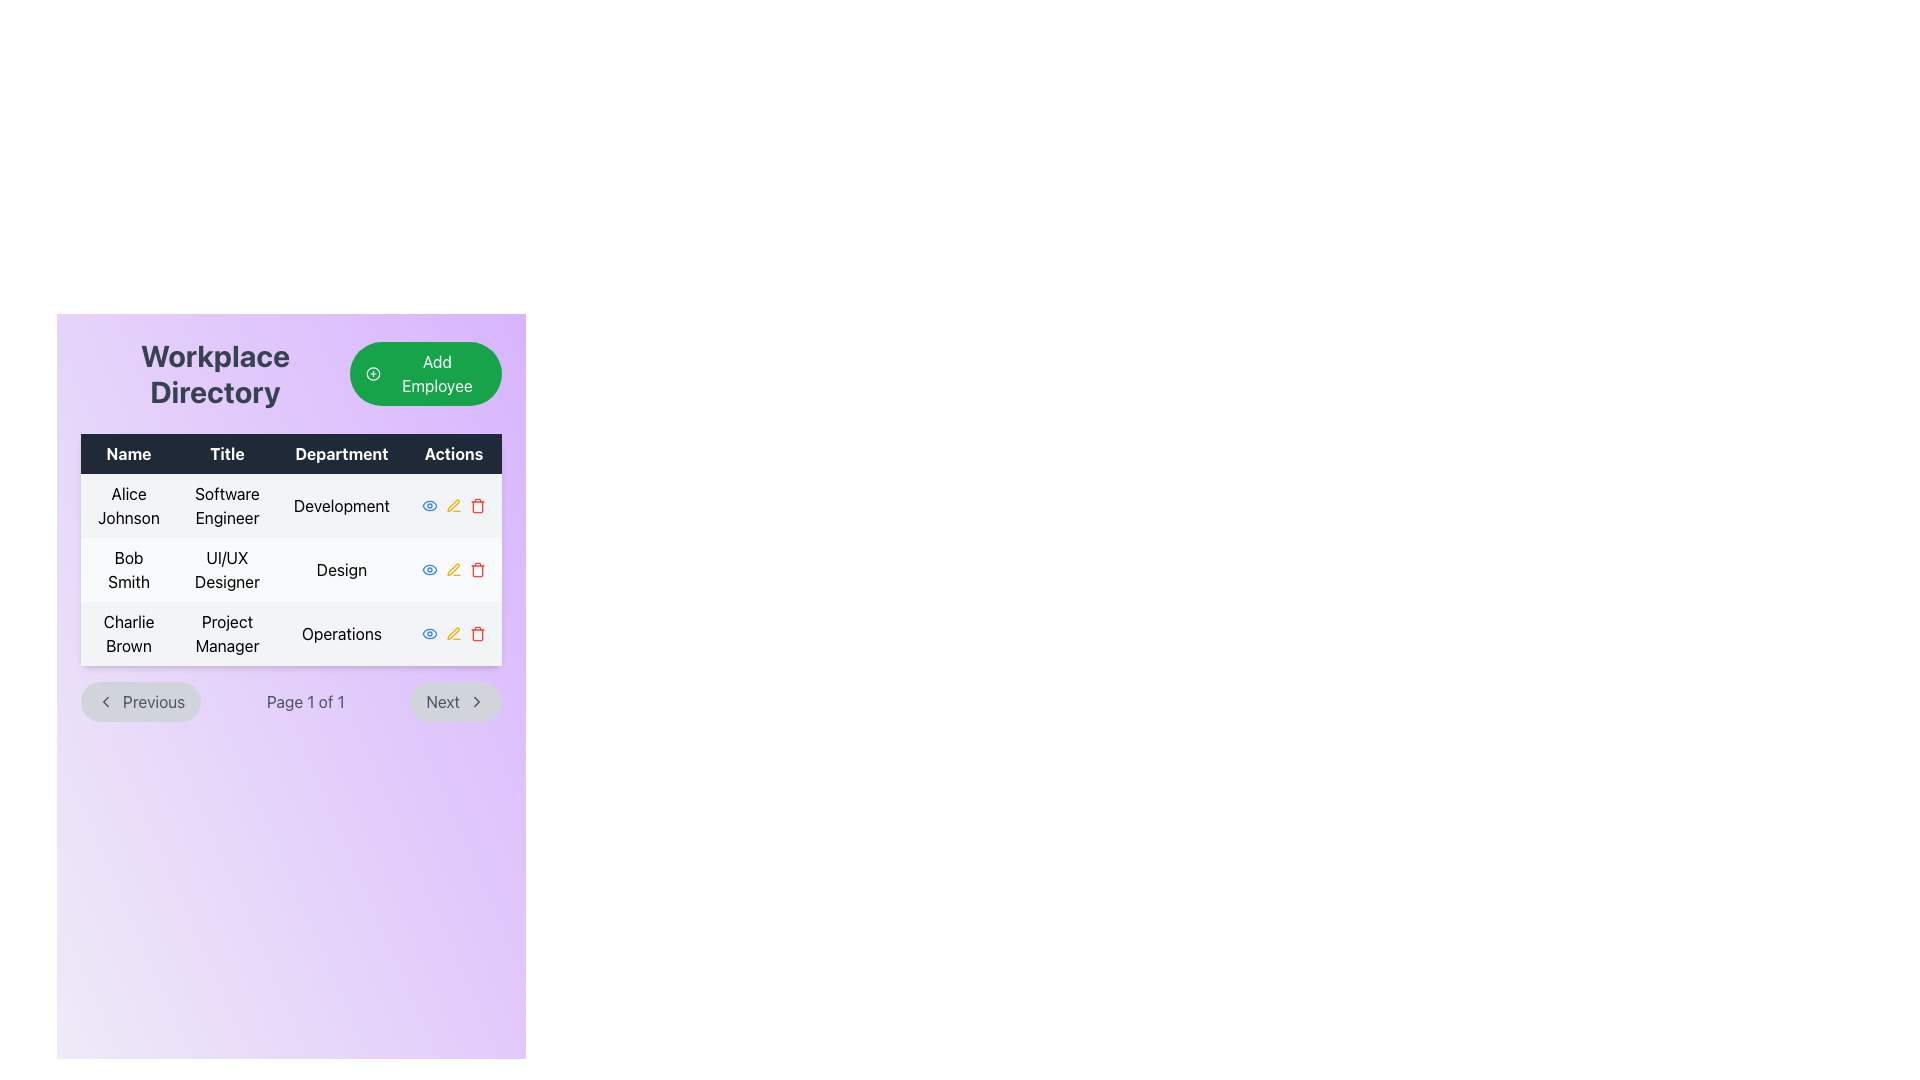  Describe the element at coordinates (451, 633) in the screenshot. I see `each interactive button in the last cell of the row associated with 'Charlie Brown' under the 'Actions' column in the table layout` at that location.